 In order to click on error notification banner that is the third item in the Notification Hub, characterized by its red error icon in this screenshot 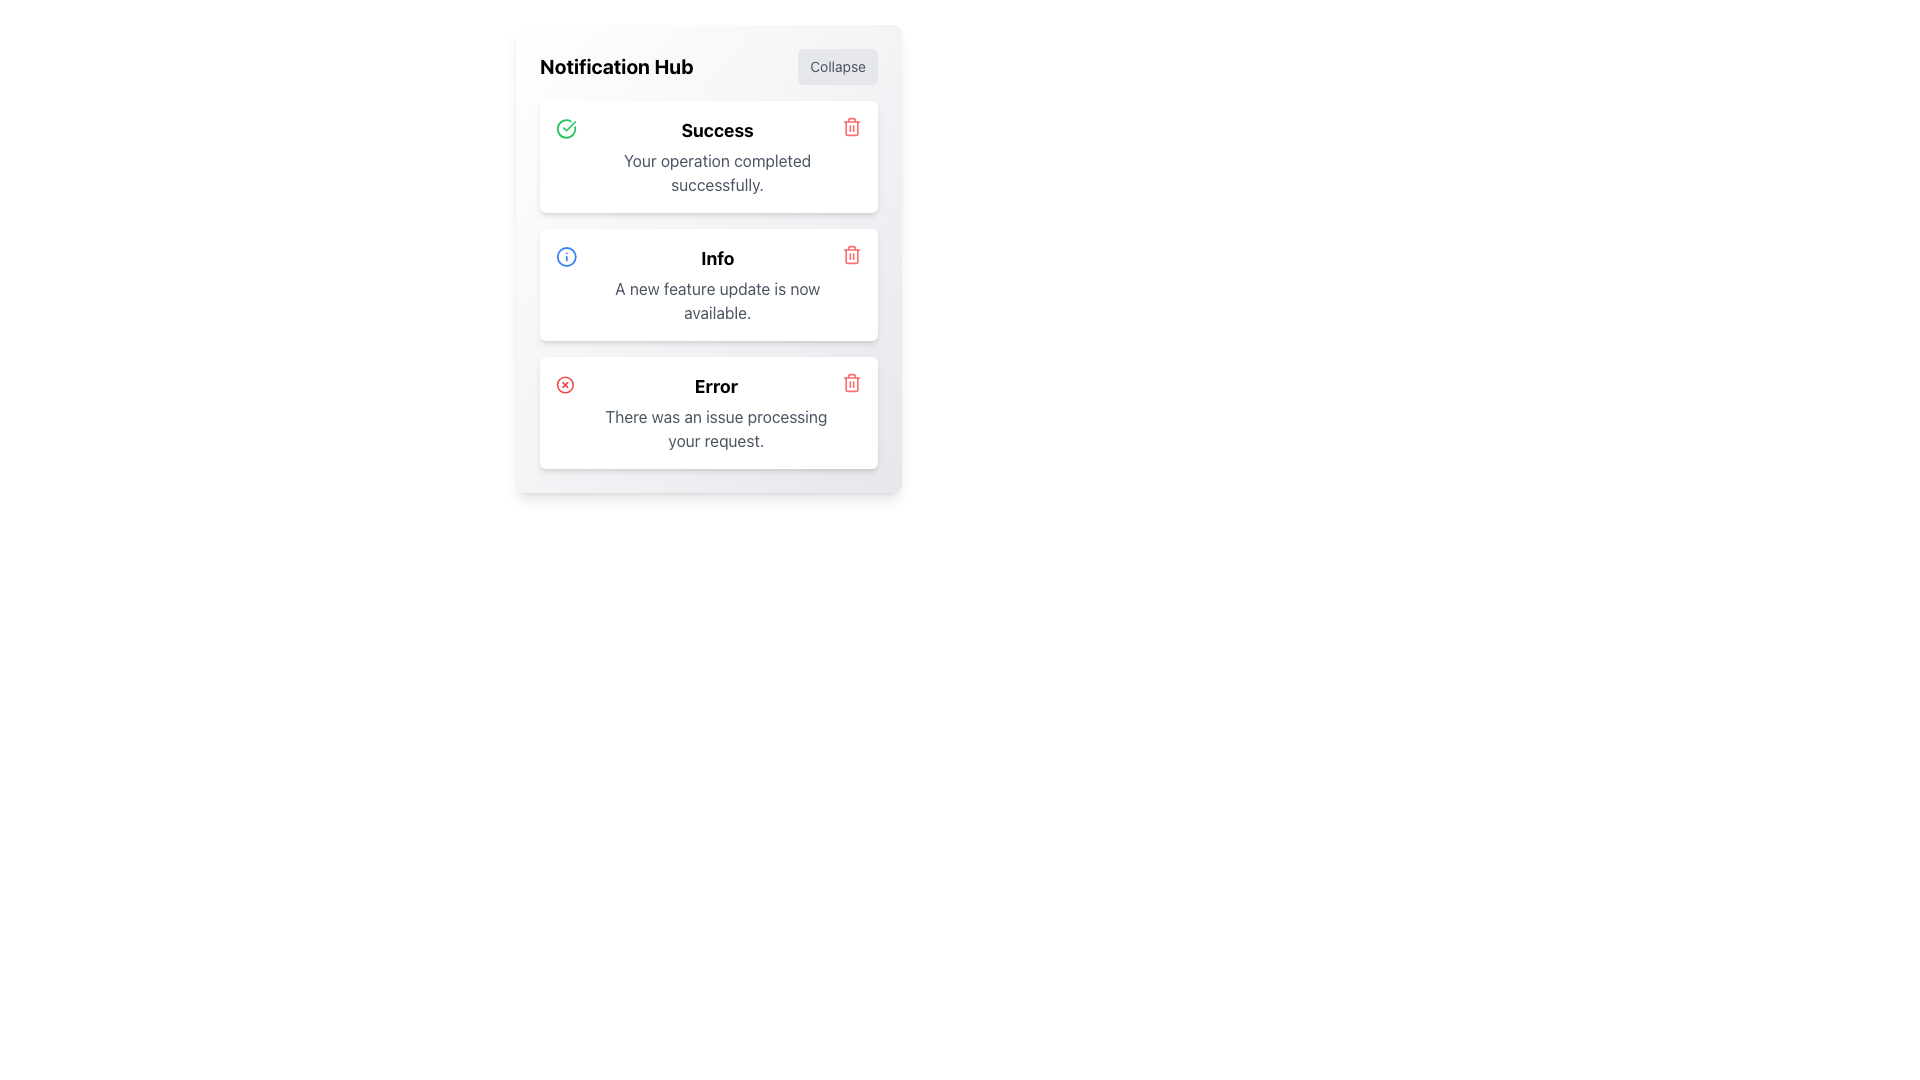, I will do `click(716, 411)`.